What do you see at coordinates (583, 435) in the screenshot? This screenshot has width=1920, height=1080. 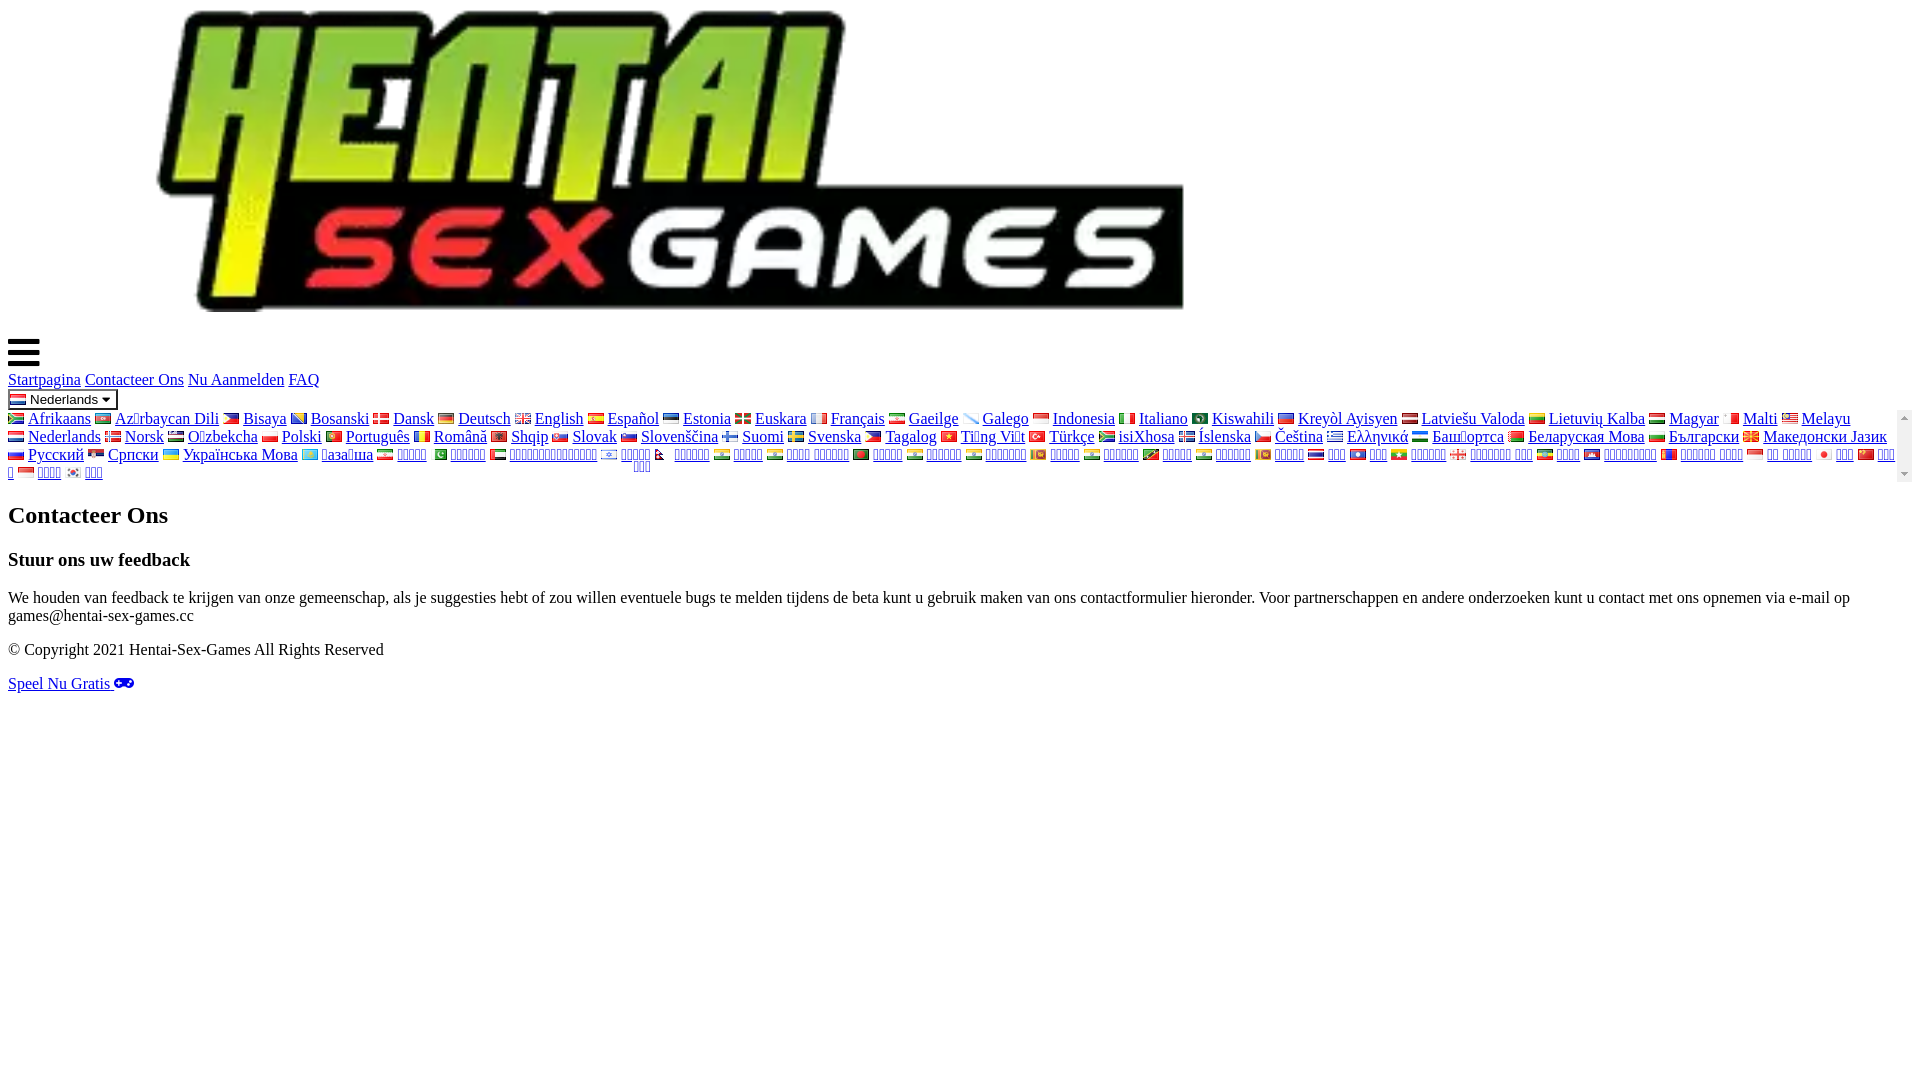 I see `'Slovak'` at bounding box center [583, 435].